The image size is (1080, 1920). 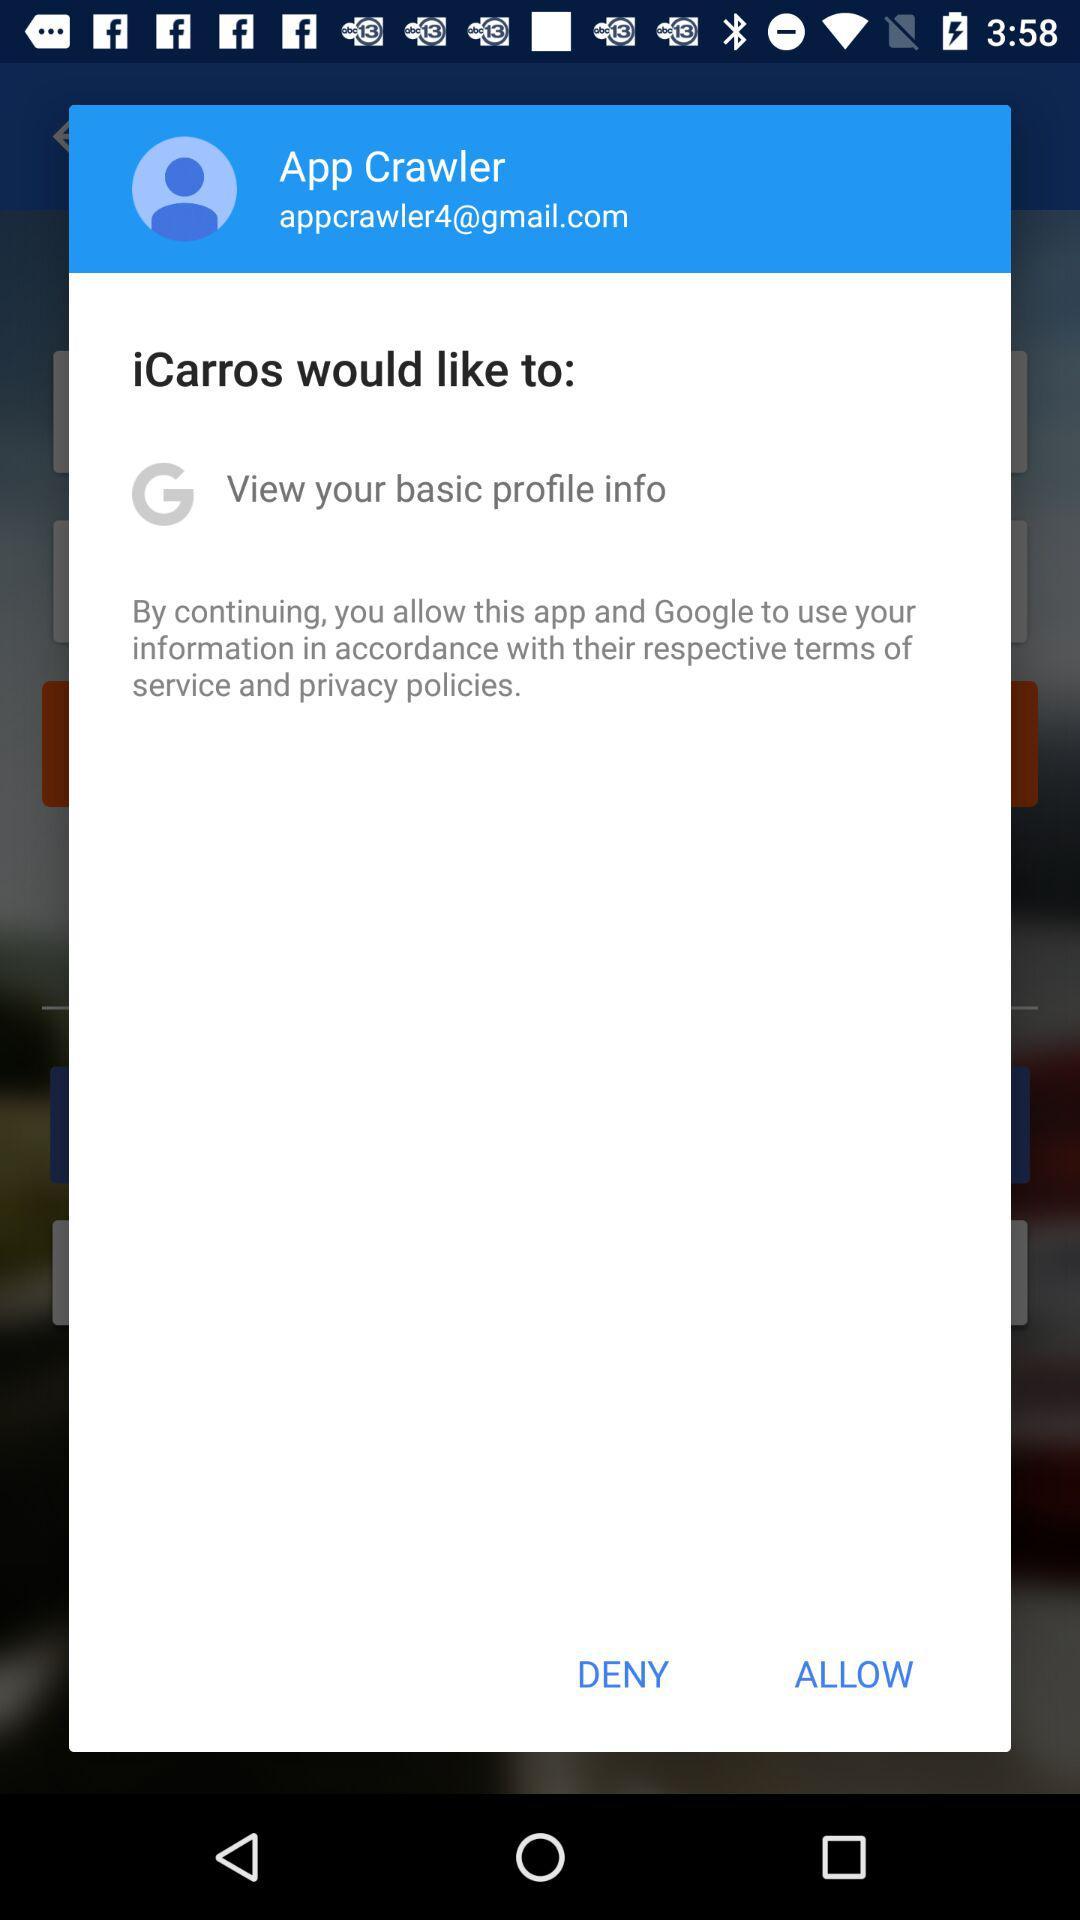 I want to click on the item at the bottom, so click(x=621, y=1673).